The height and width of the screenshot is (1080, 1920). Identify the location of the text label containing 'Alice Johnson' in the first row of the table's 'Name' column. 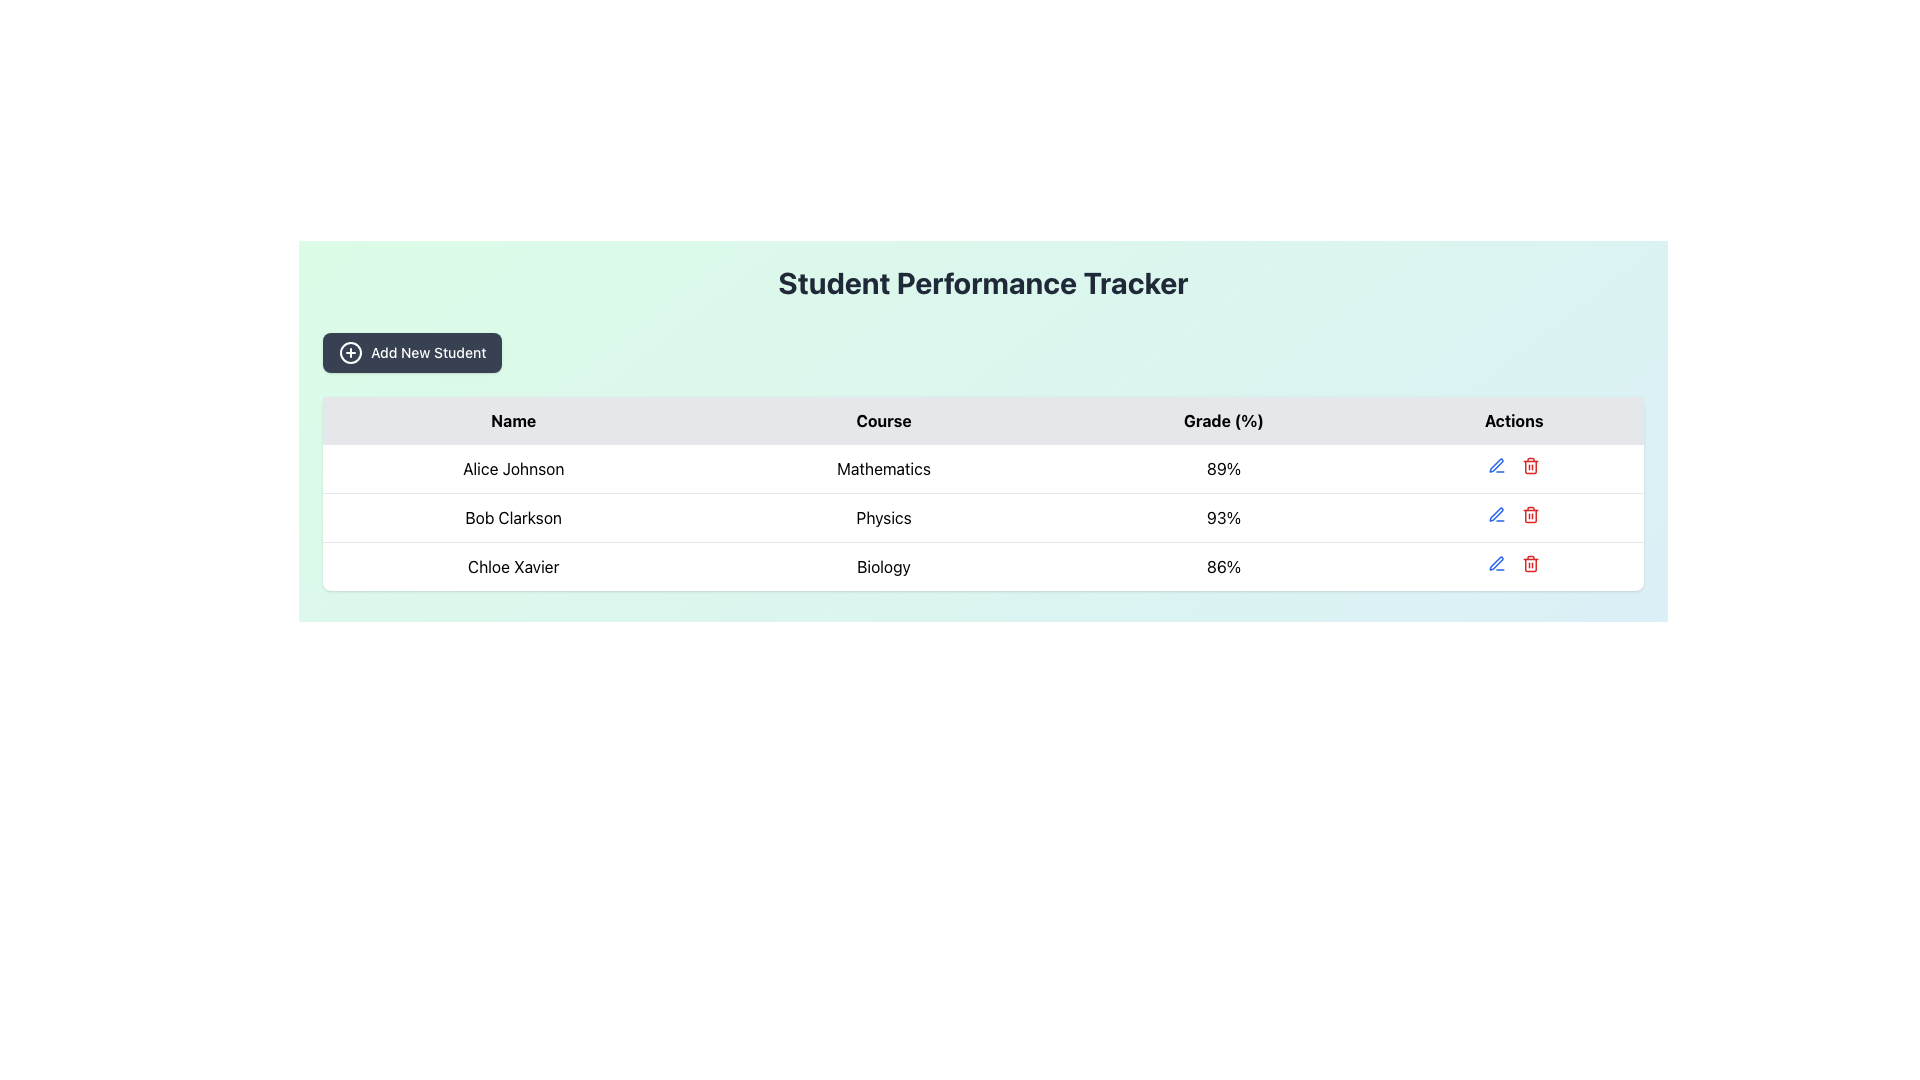
(513, 469).